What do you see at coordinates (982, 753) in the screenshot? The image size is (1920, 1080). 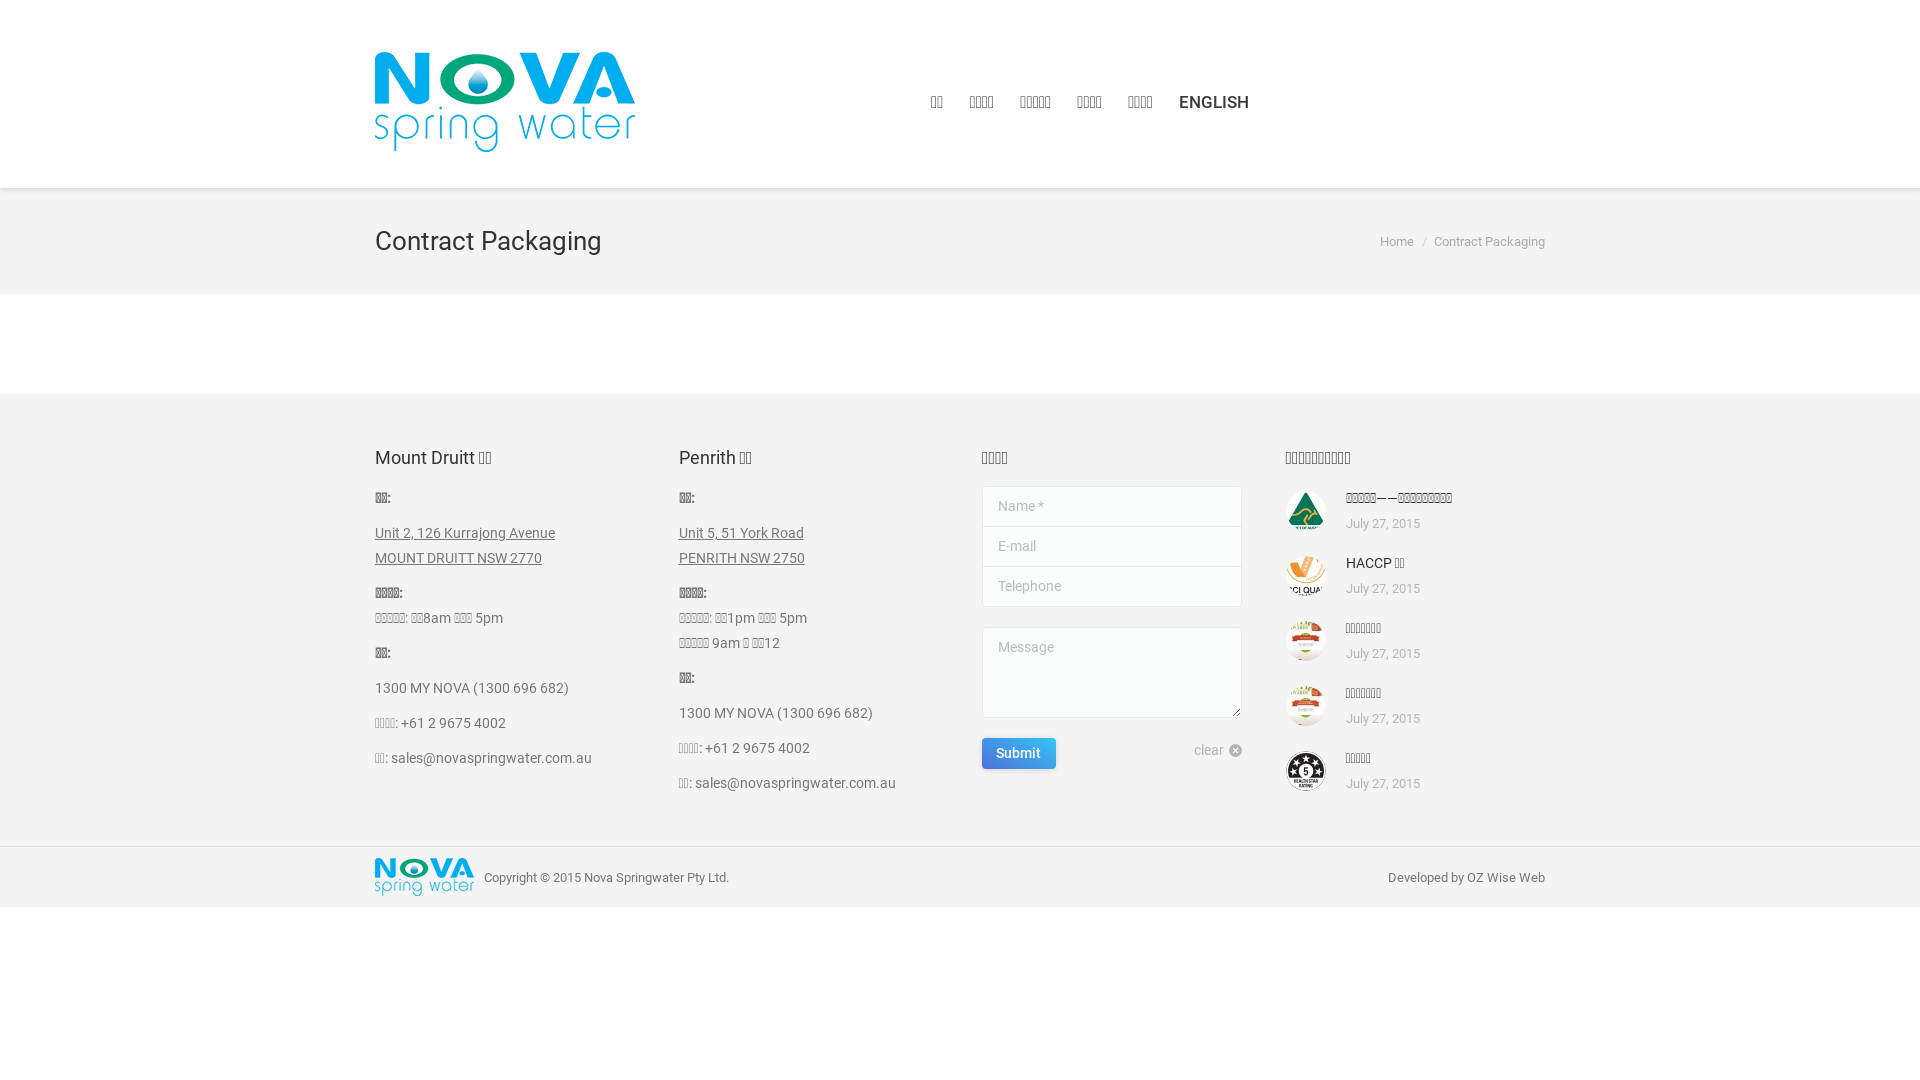 I see `'Submit'` at bounding box center [982, 753].